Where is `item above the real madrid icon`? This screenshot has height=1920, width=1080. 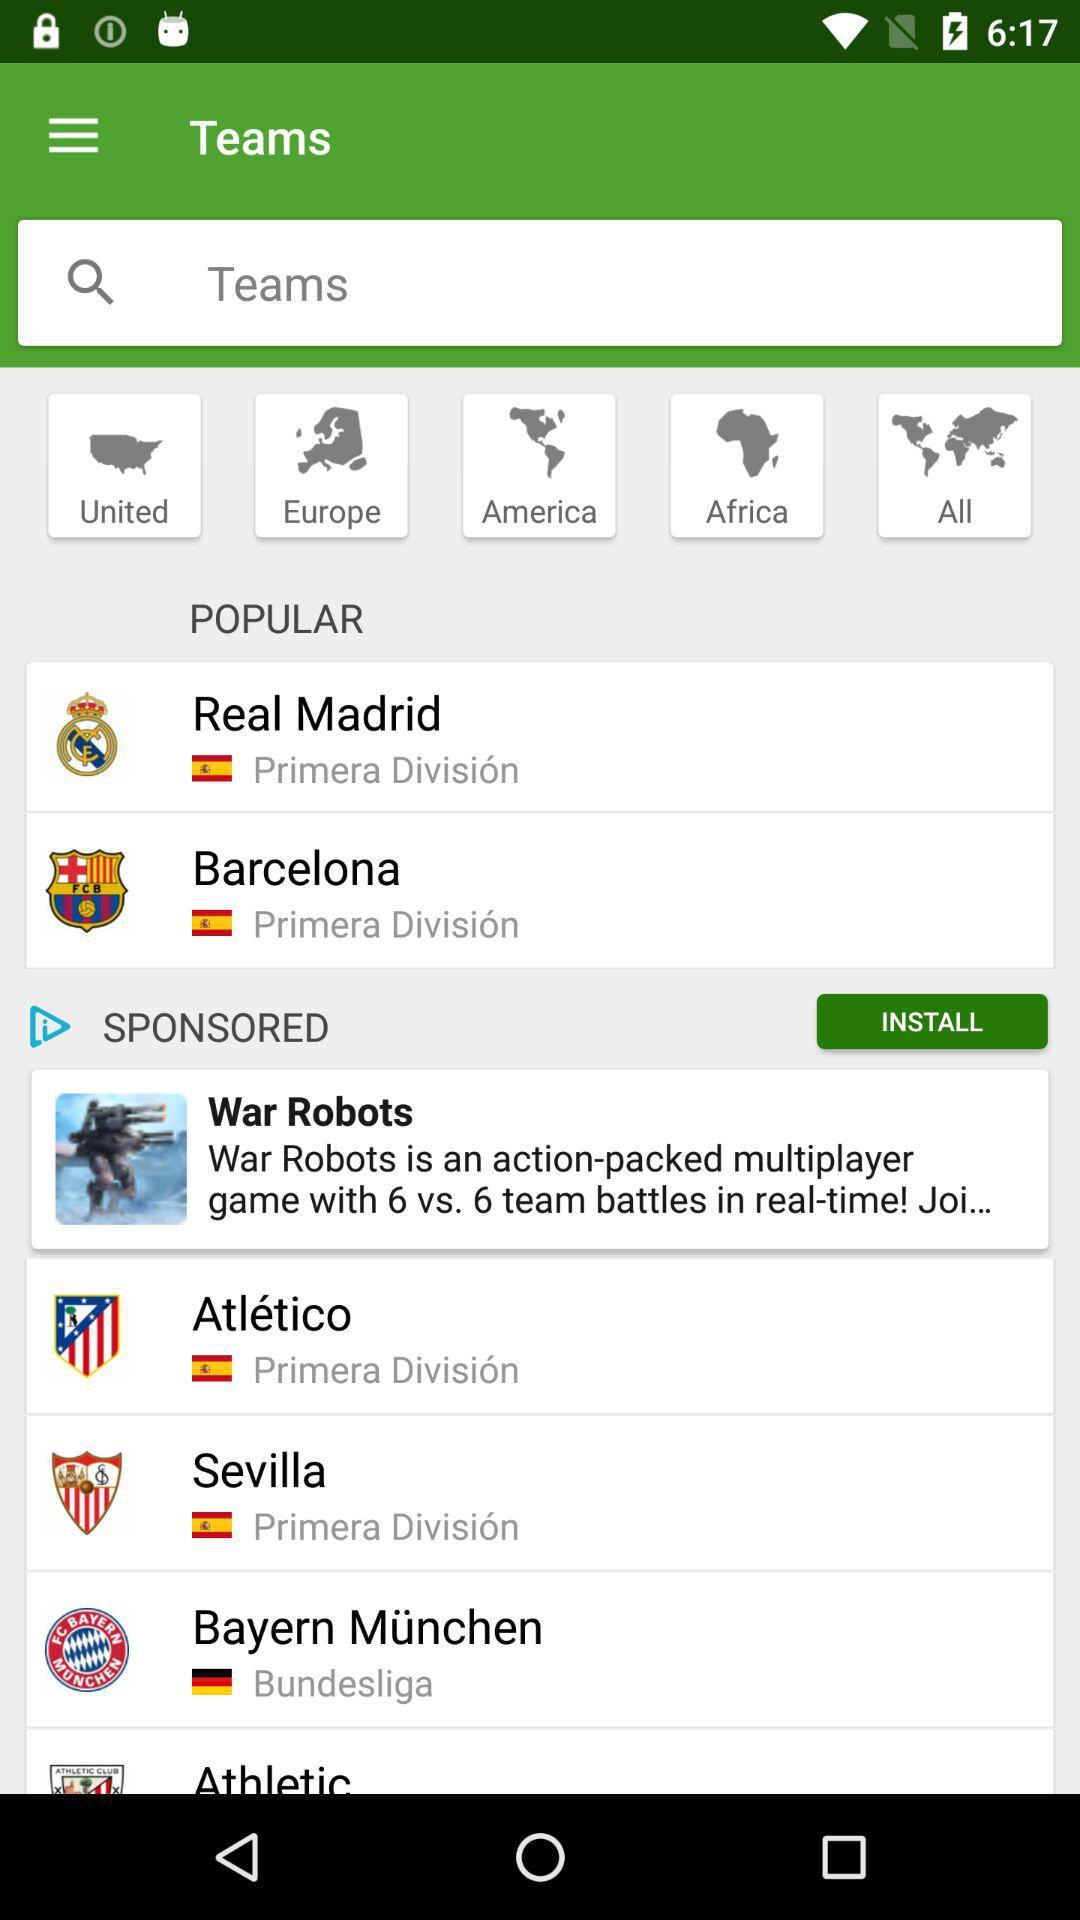
item above the real madrid icon is located at coordinates (538, 465).